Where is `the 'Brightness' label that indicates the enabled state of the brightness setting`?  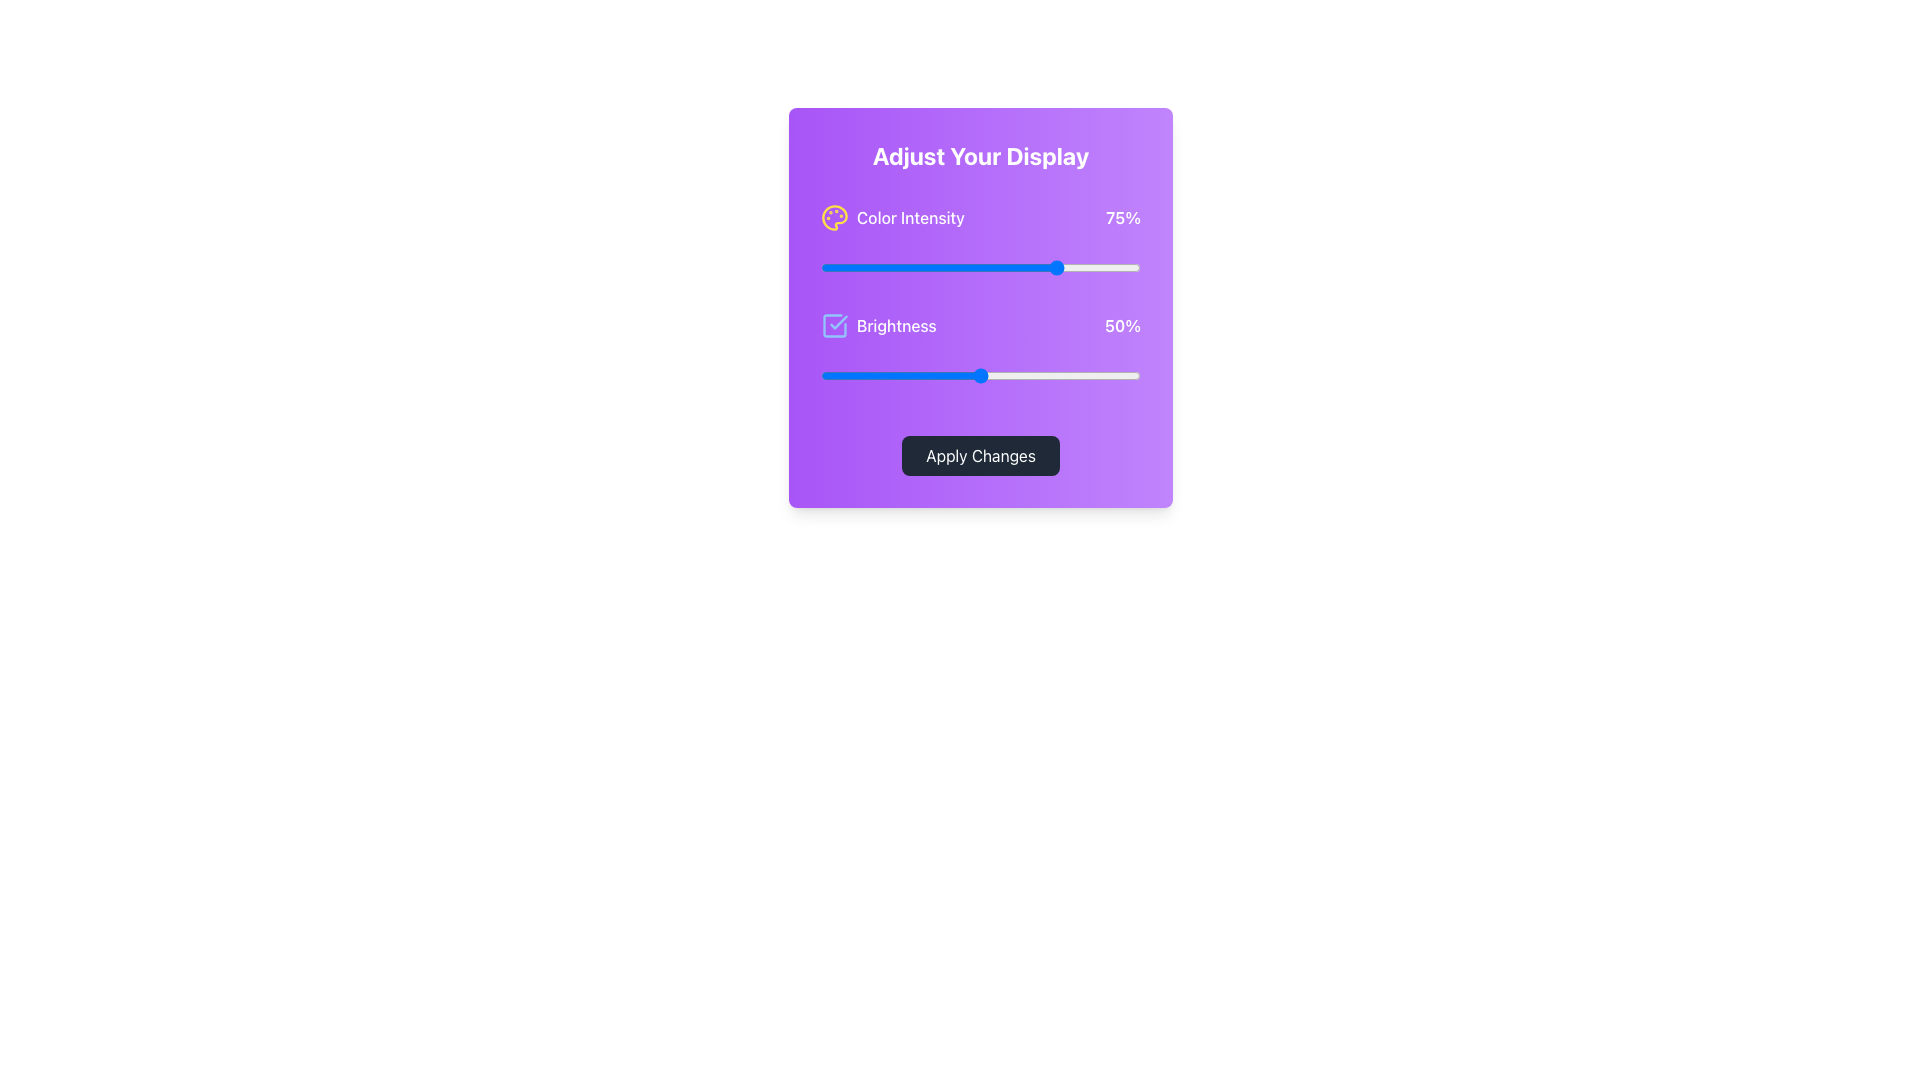
the 'Brightness' label that indicates the enabled state of the brightness setting is located at coordinates (878, 325).